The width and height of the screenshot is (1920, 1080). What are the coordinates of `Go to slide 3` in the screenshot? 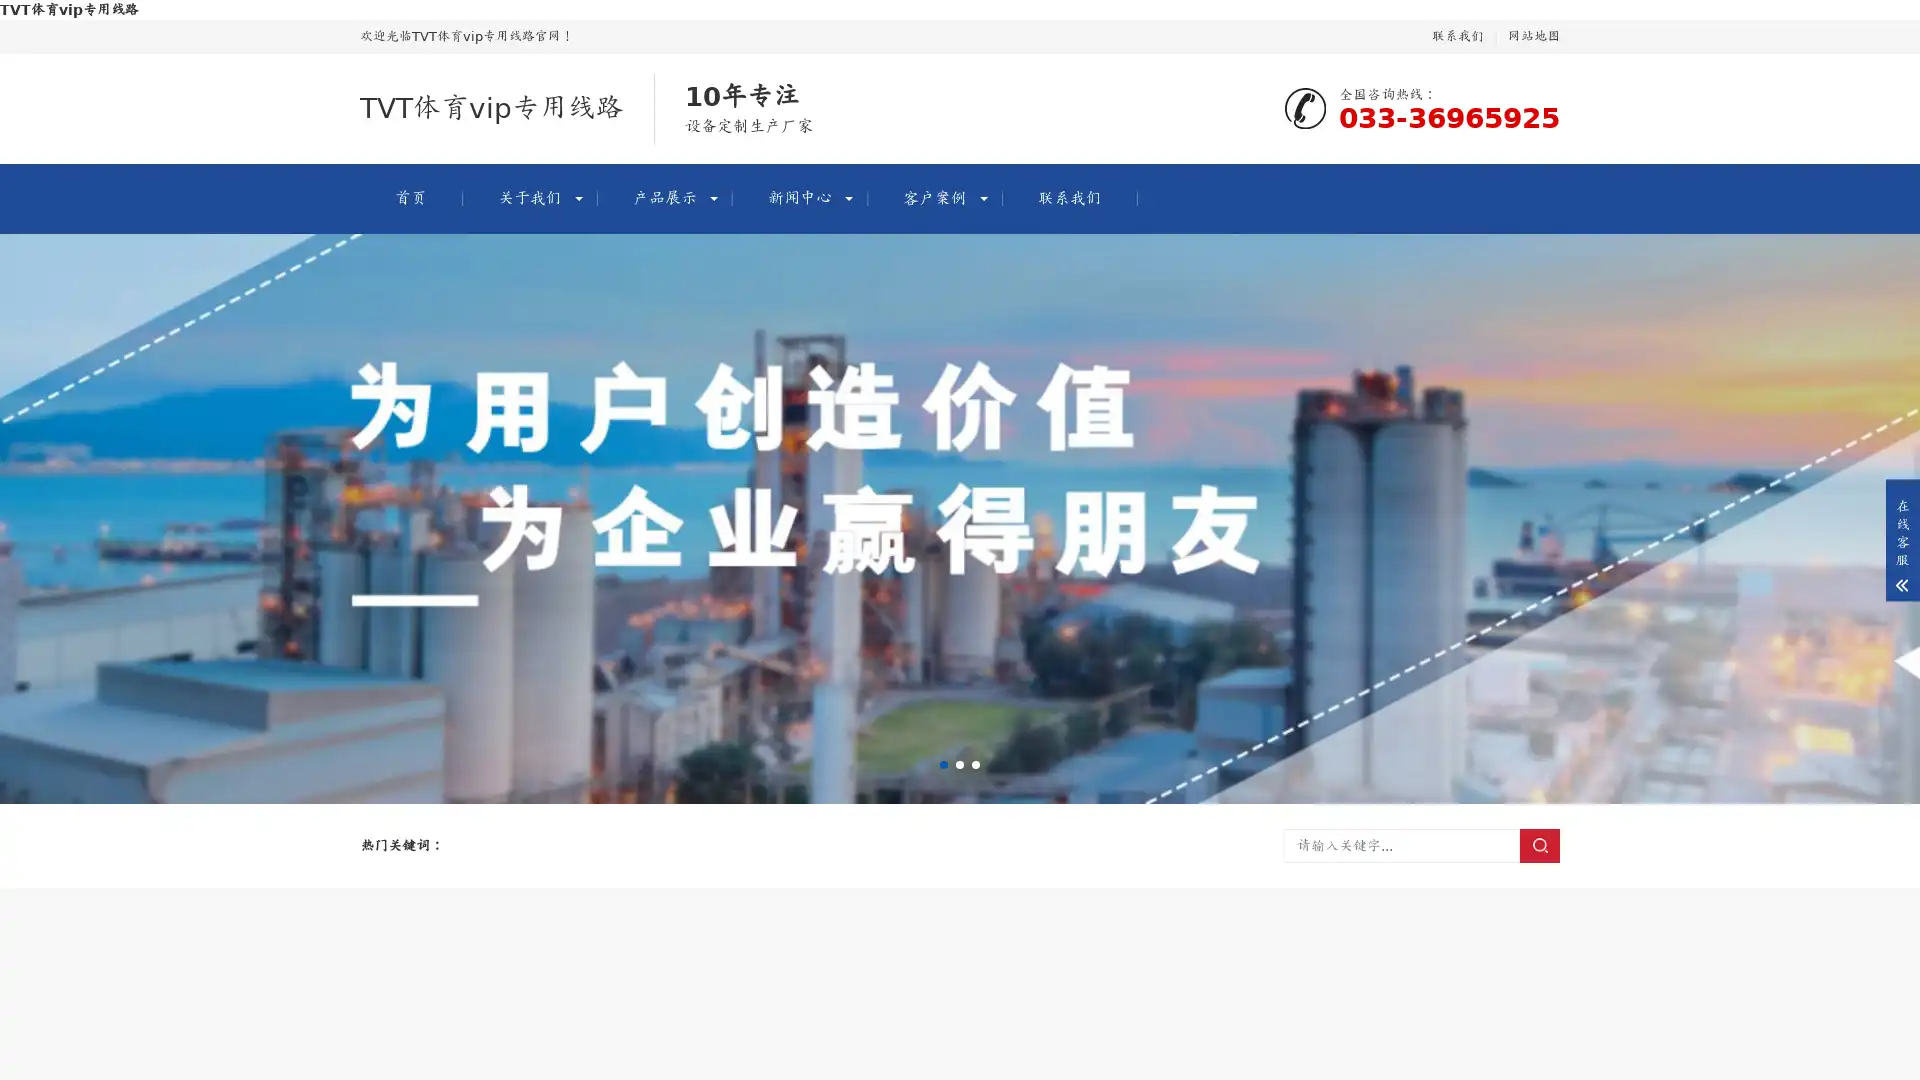 It's located at (975, 764).